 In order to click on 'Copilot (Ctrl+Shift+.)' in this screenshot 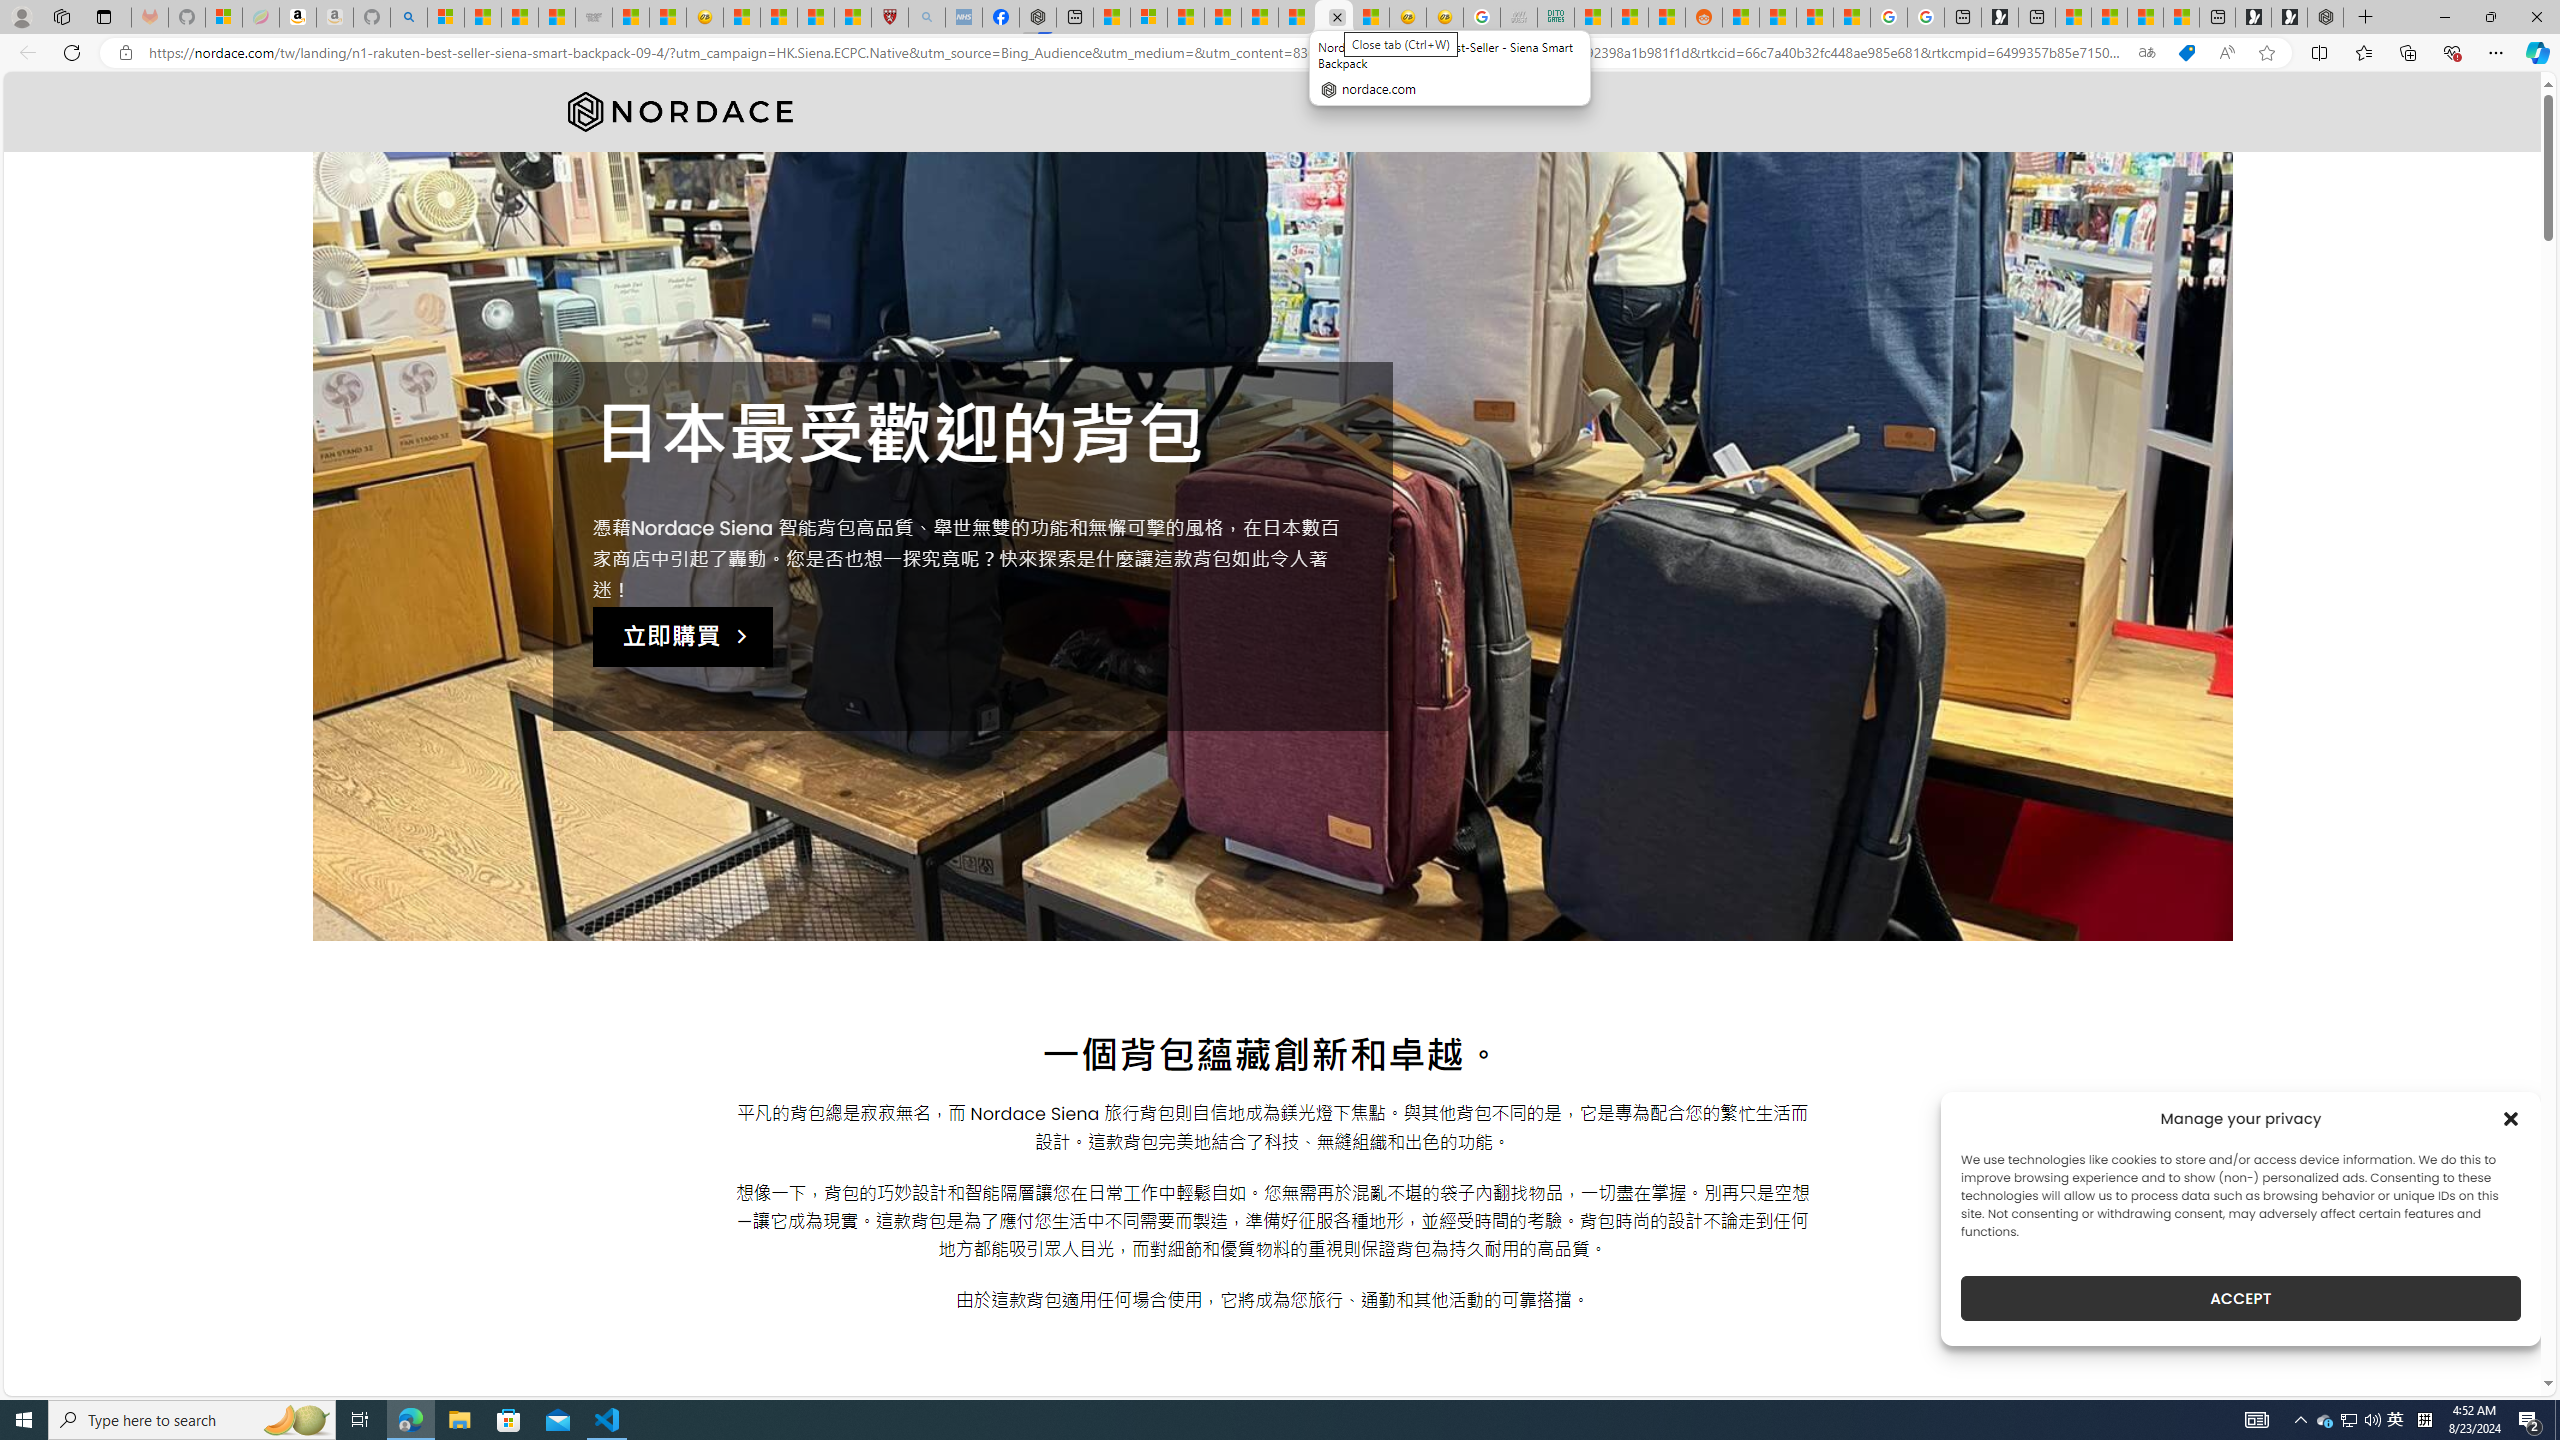, I will do `click(2535, 51)`.